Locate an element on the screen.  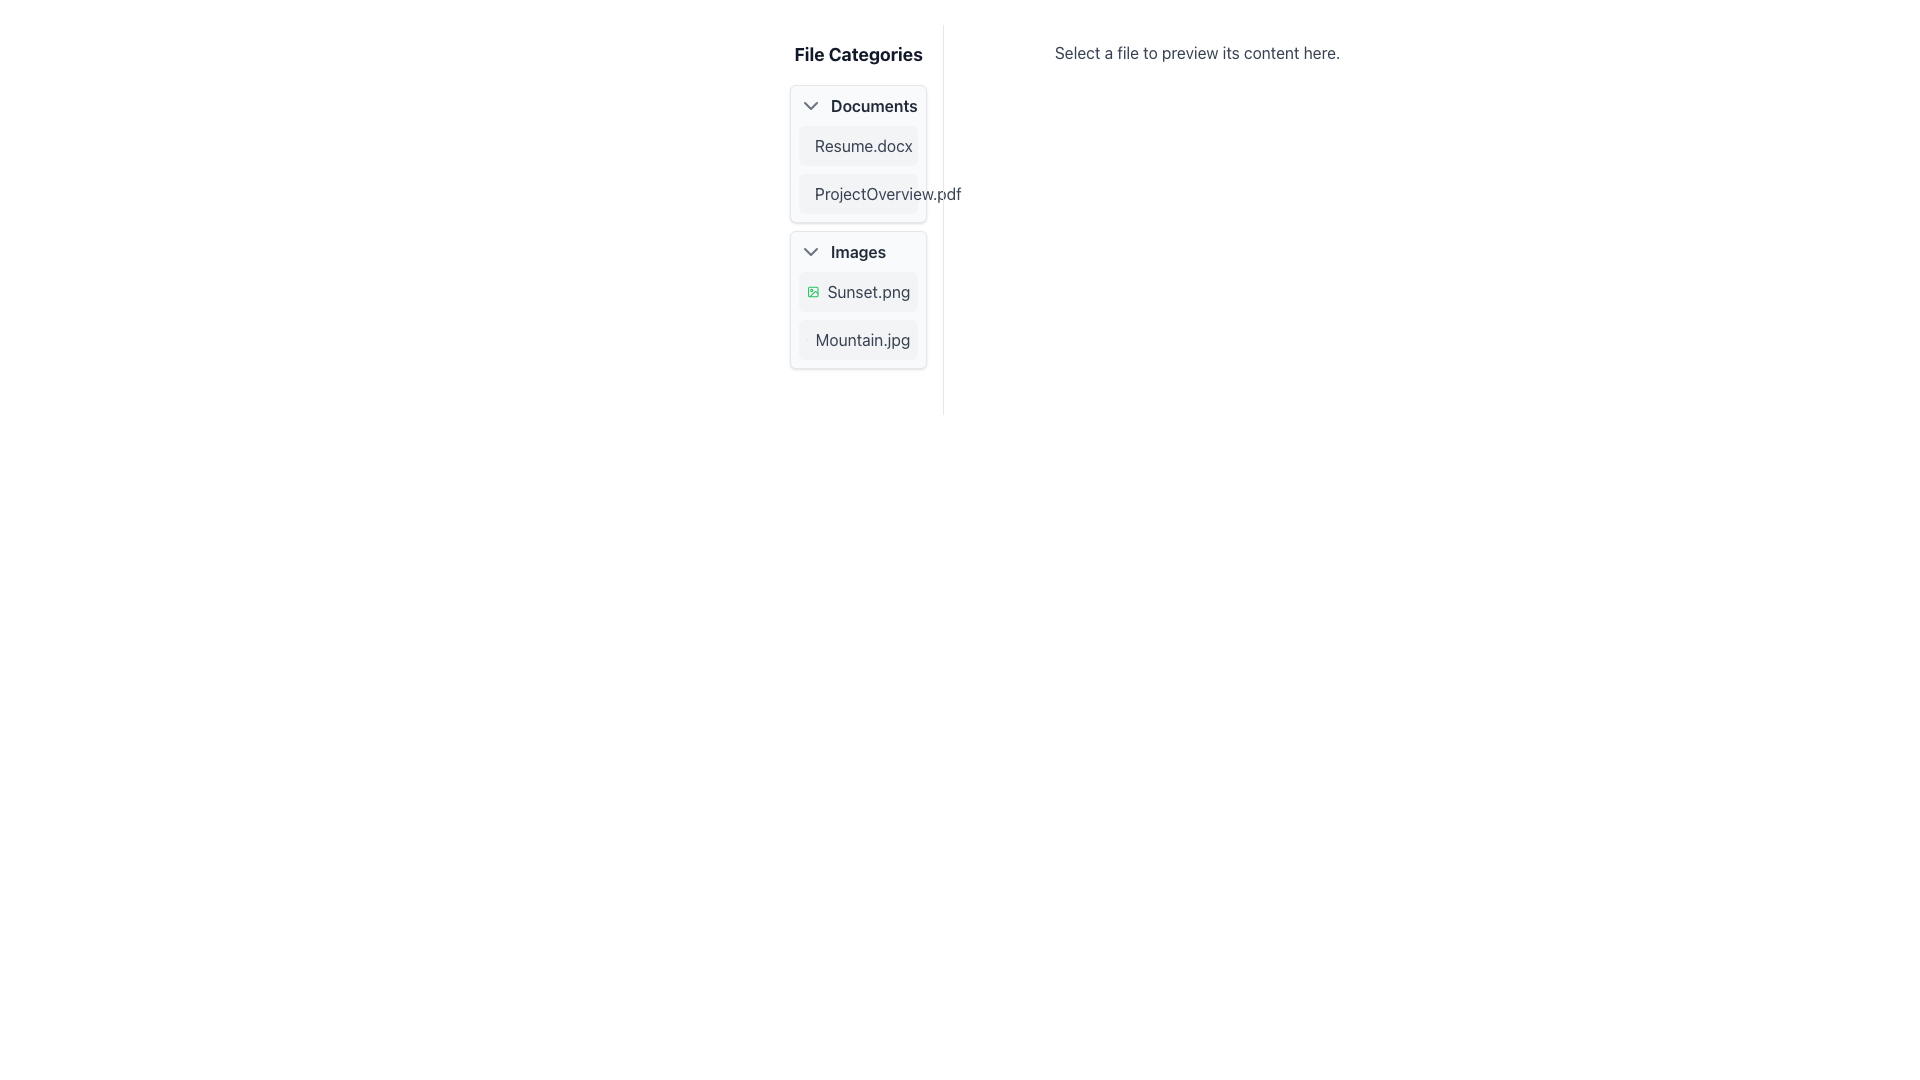
the text label displaying 'Mountain.jpg' is located at coordinates (863, 338).